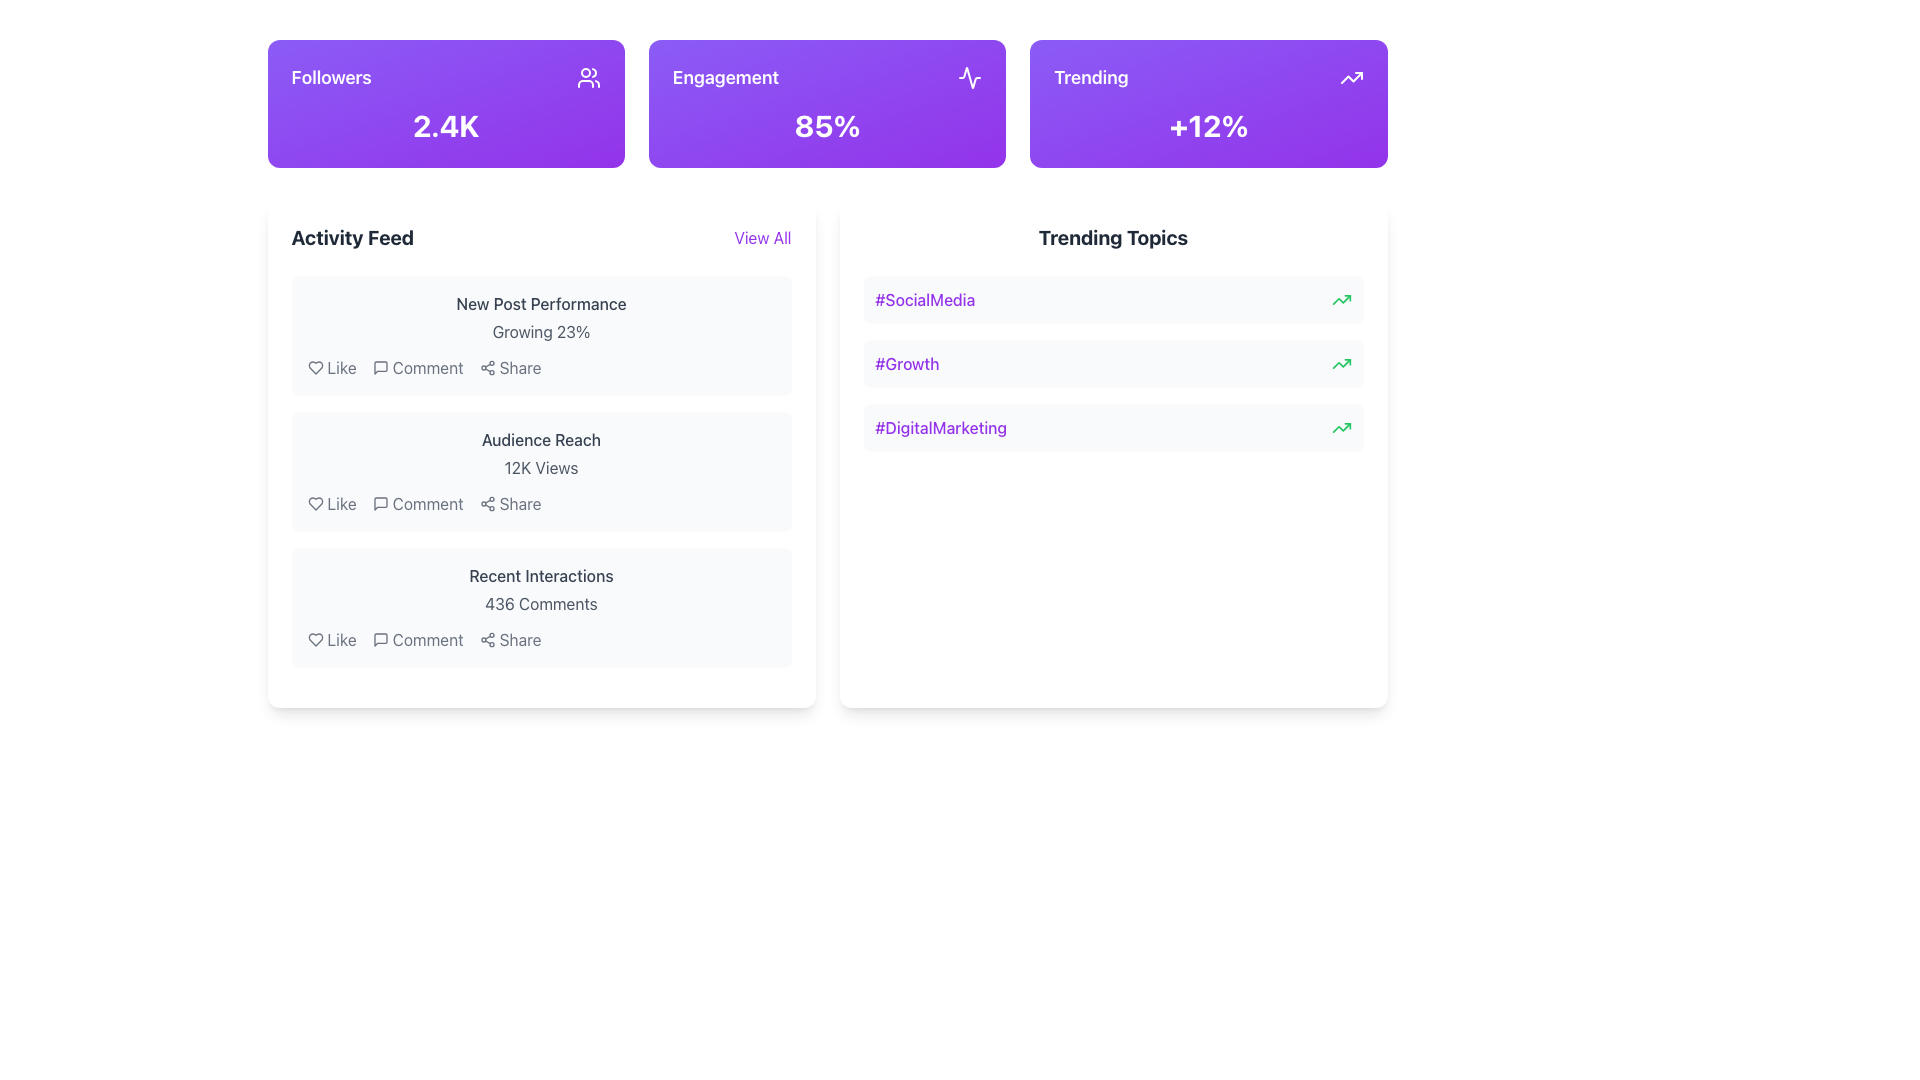 The image size is (1920, 1080). Describe the element at coordinates (380, 640) in the screenshot. I see `the speech bubble outline SVG icon, which is the leftmost component of the 'Comment' button group located below the 'Recent Interactions' section in the activity feed` at that location.